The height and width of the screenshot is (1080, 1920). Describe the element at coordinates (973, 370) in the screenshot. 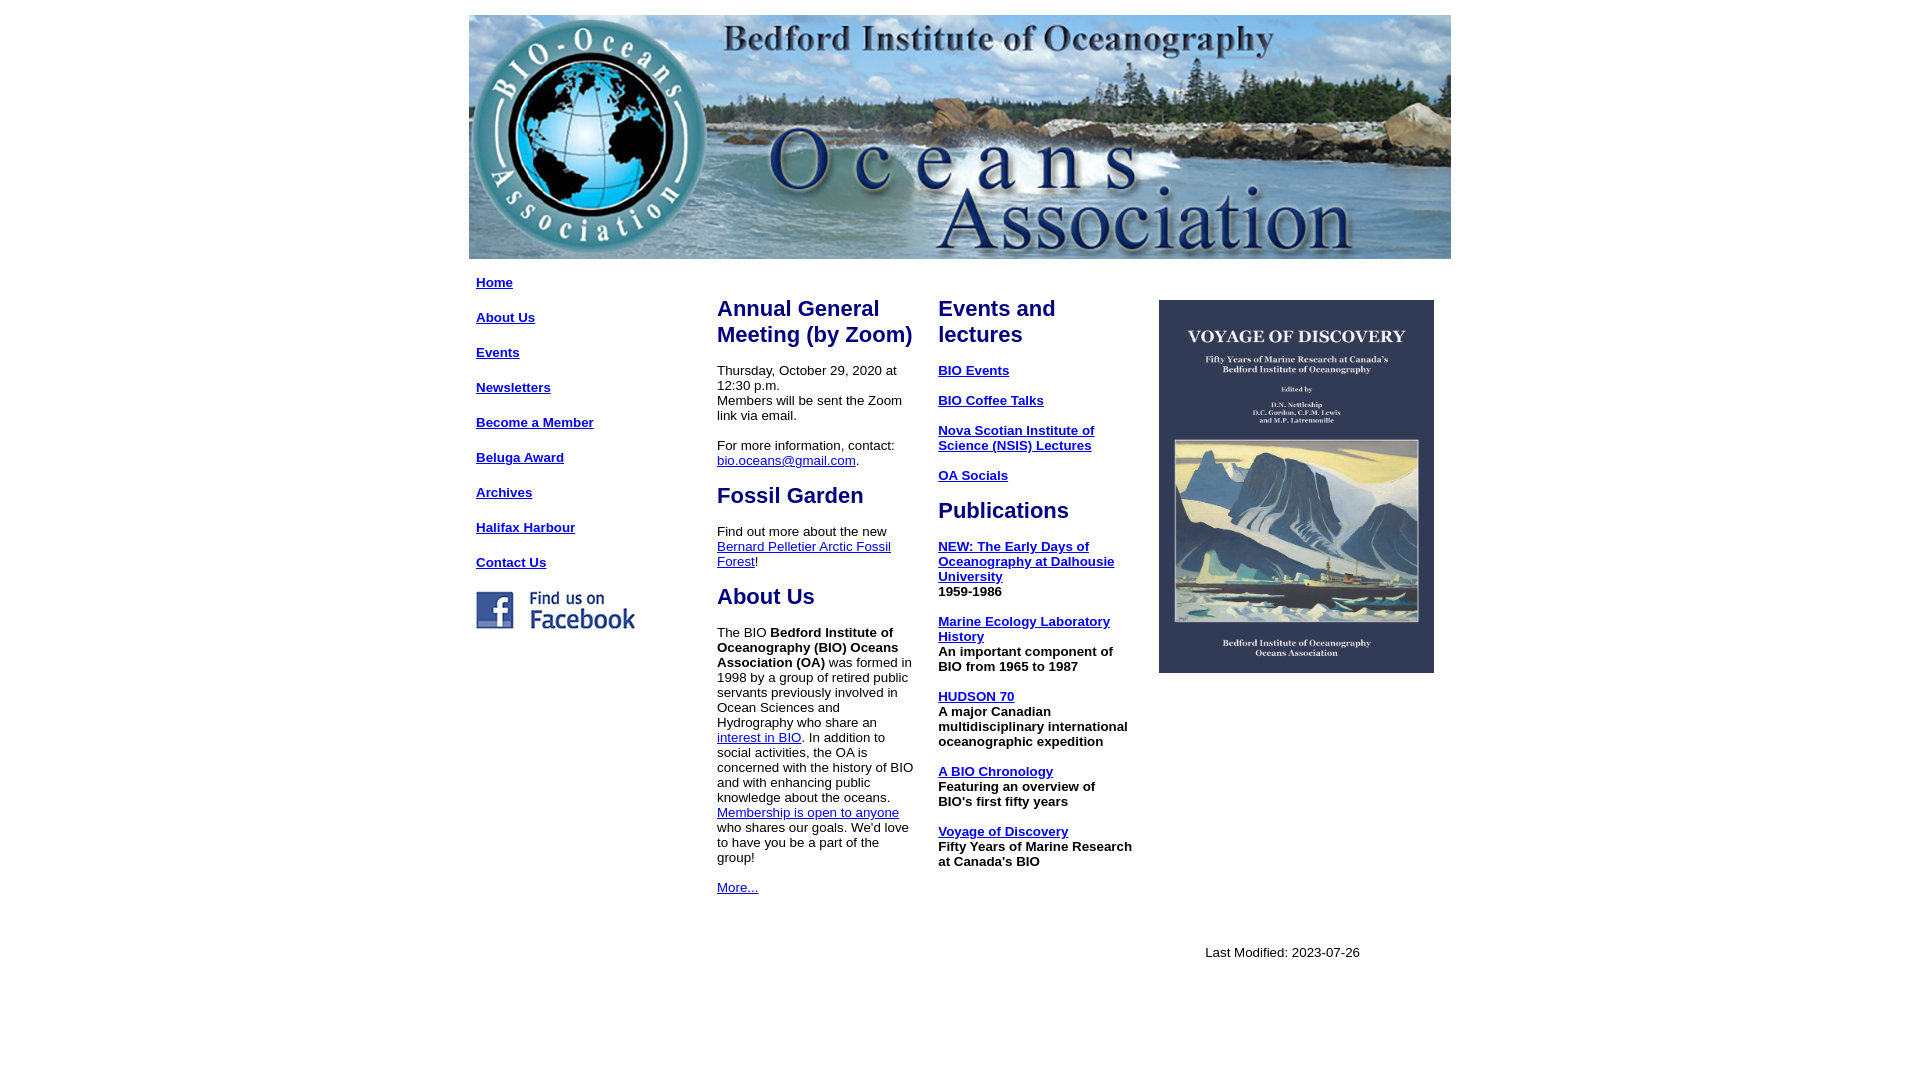

I see `'BIO Events'` at that location.